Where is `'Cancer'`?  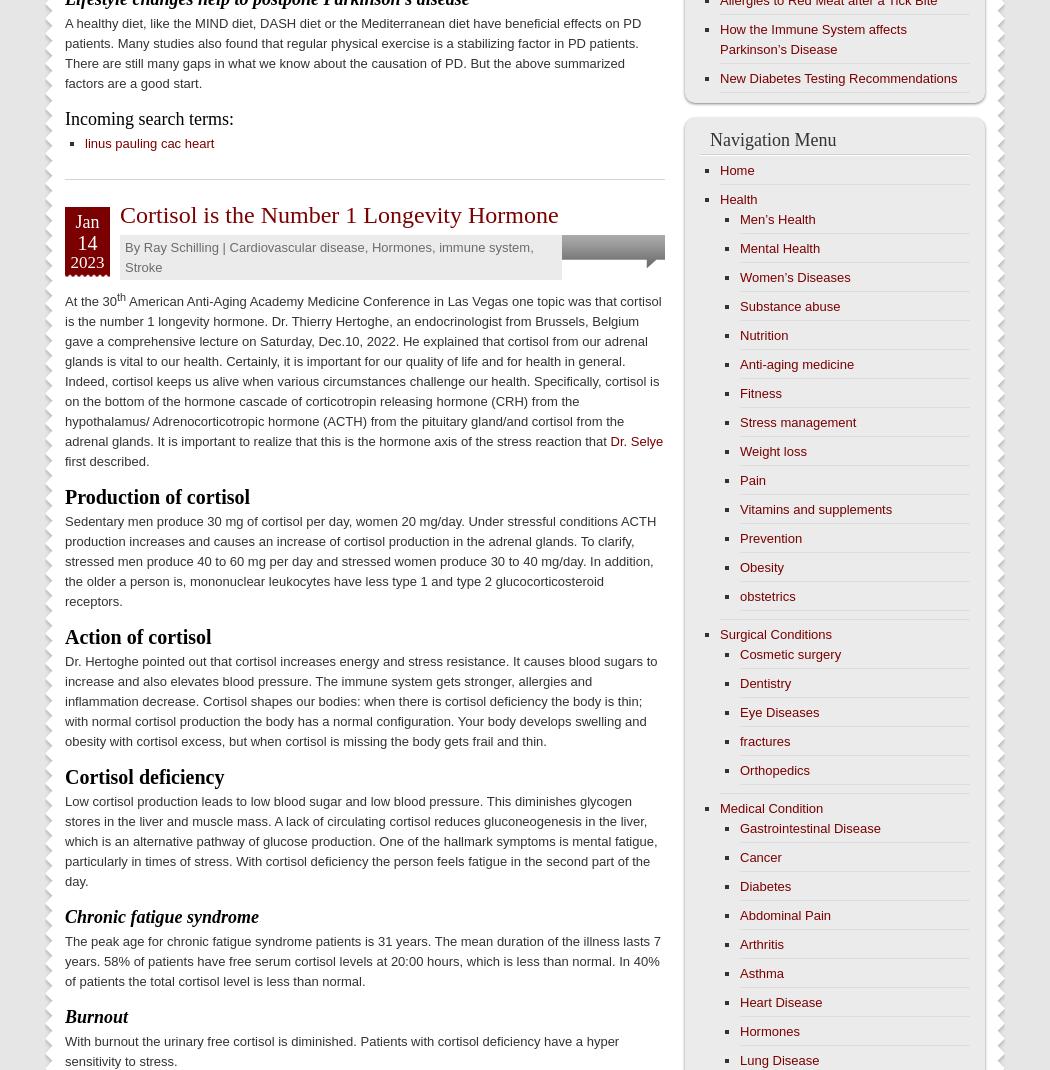 'Cancer' is located at coordinates (760, 857).